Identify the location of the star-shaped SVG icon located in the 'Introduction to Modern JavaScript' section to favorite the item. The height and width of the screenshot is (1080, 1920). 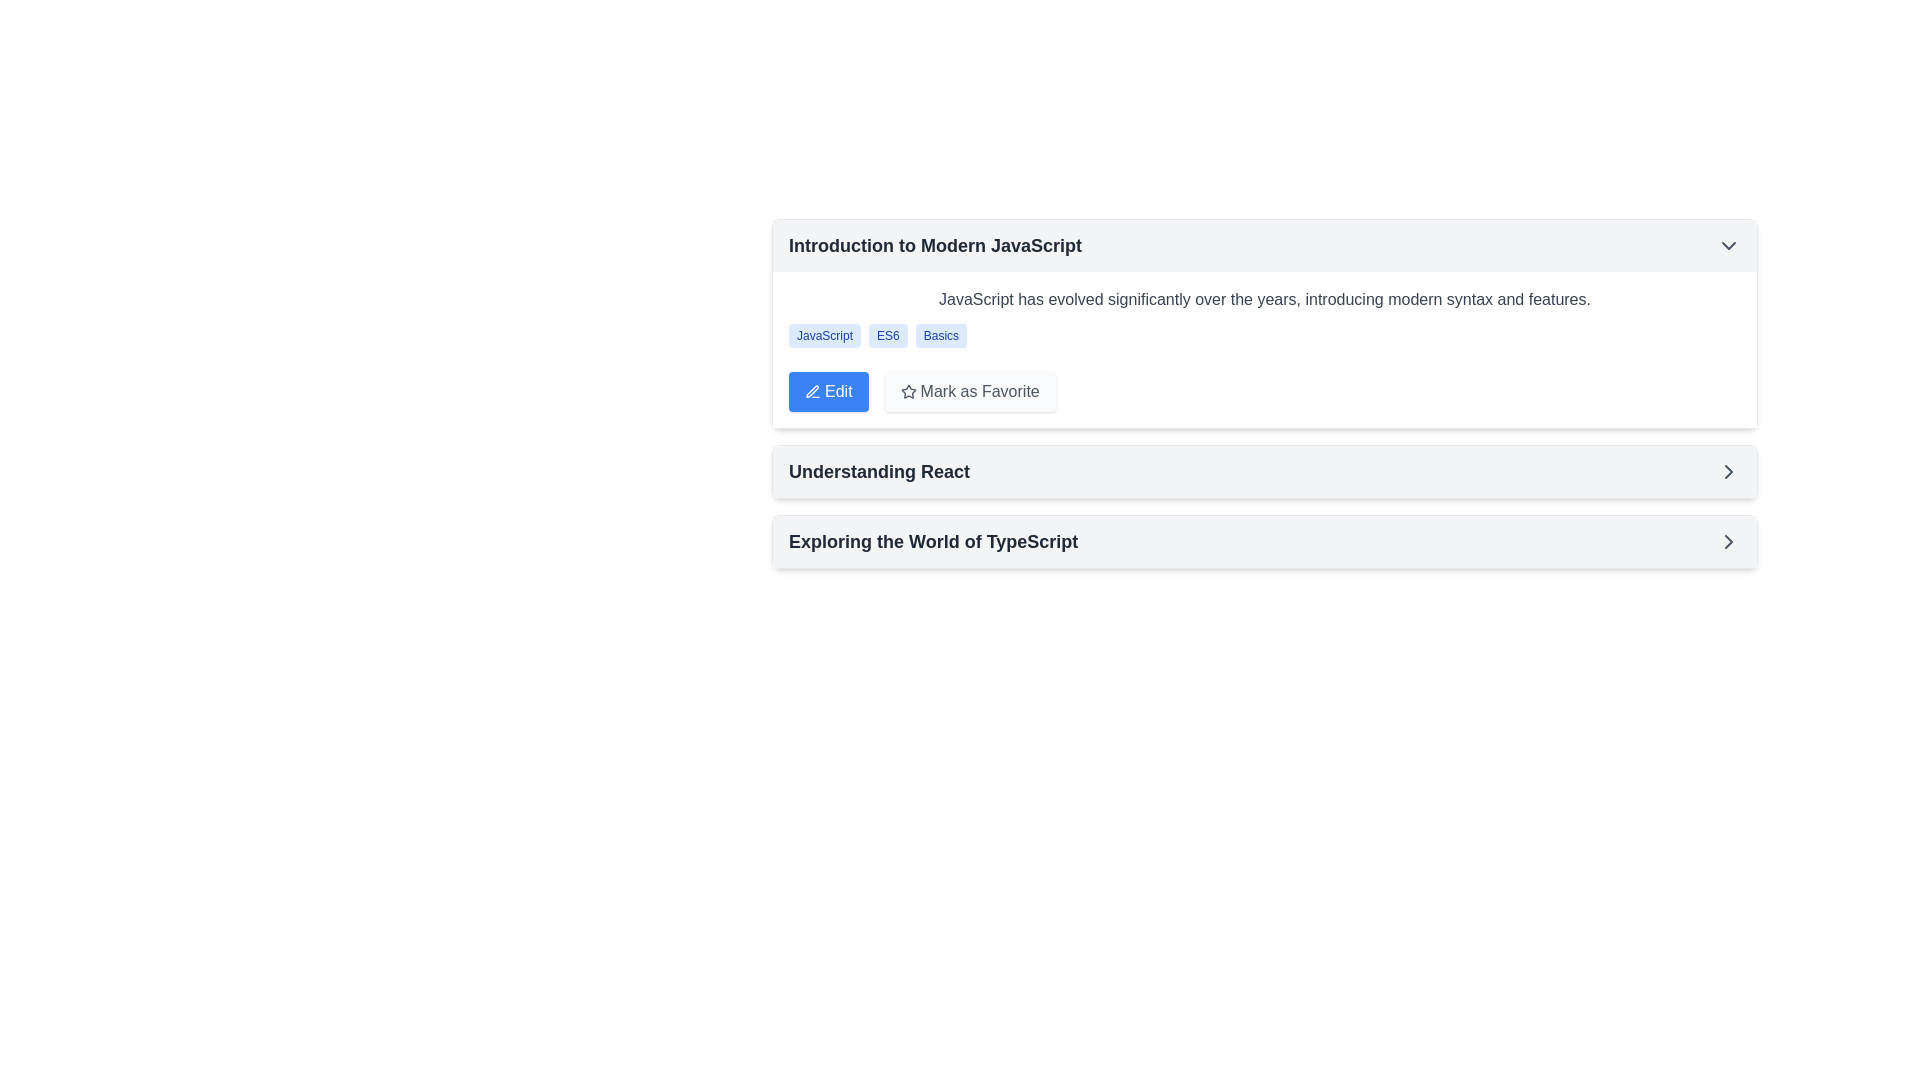
(906, 390).